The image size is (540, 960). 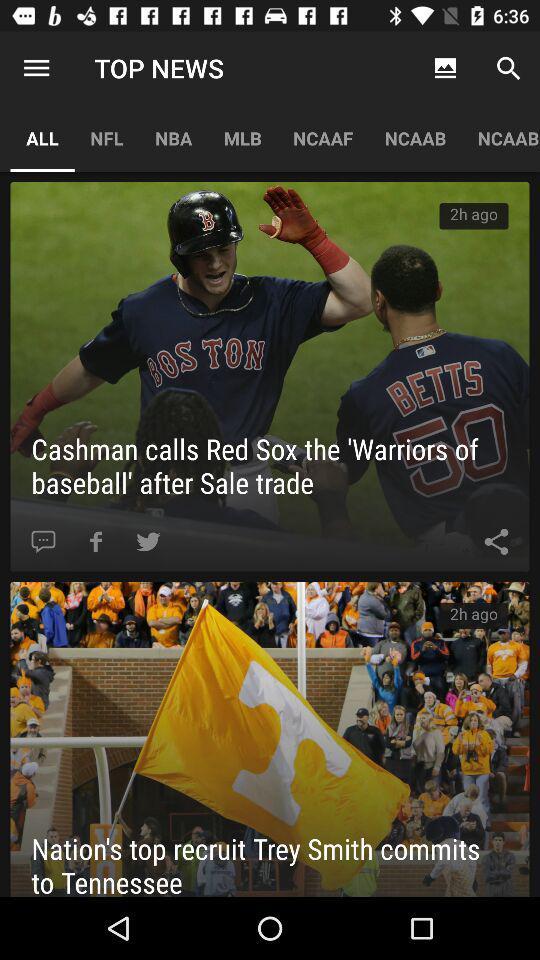 I want to click on the nba item, so click(x=173, y=137).